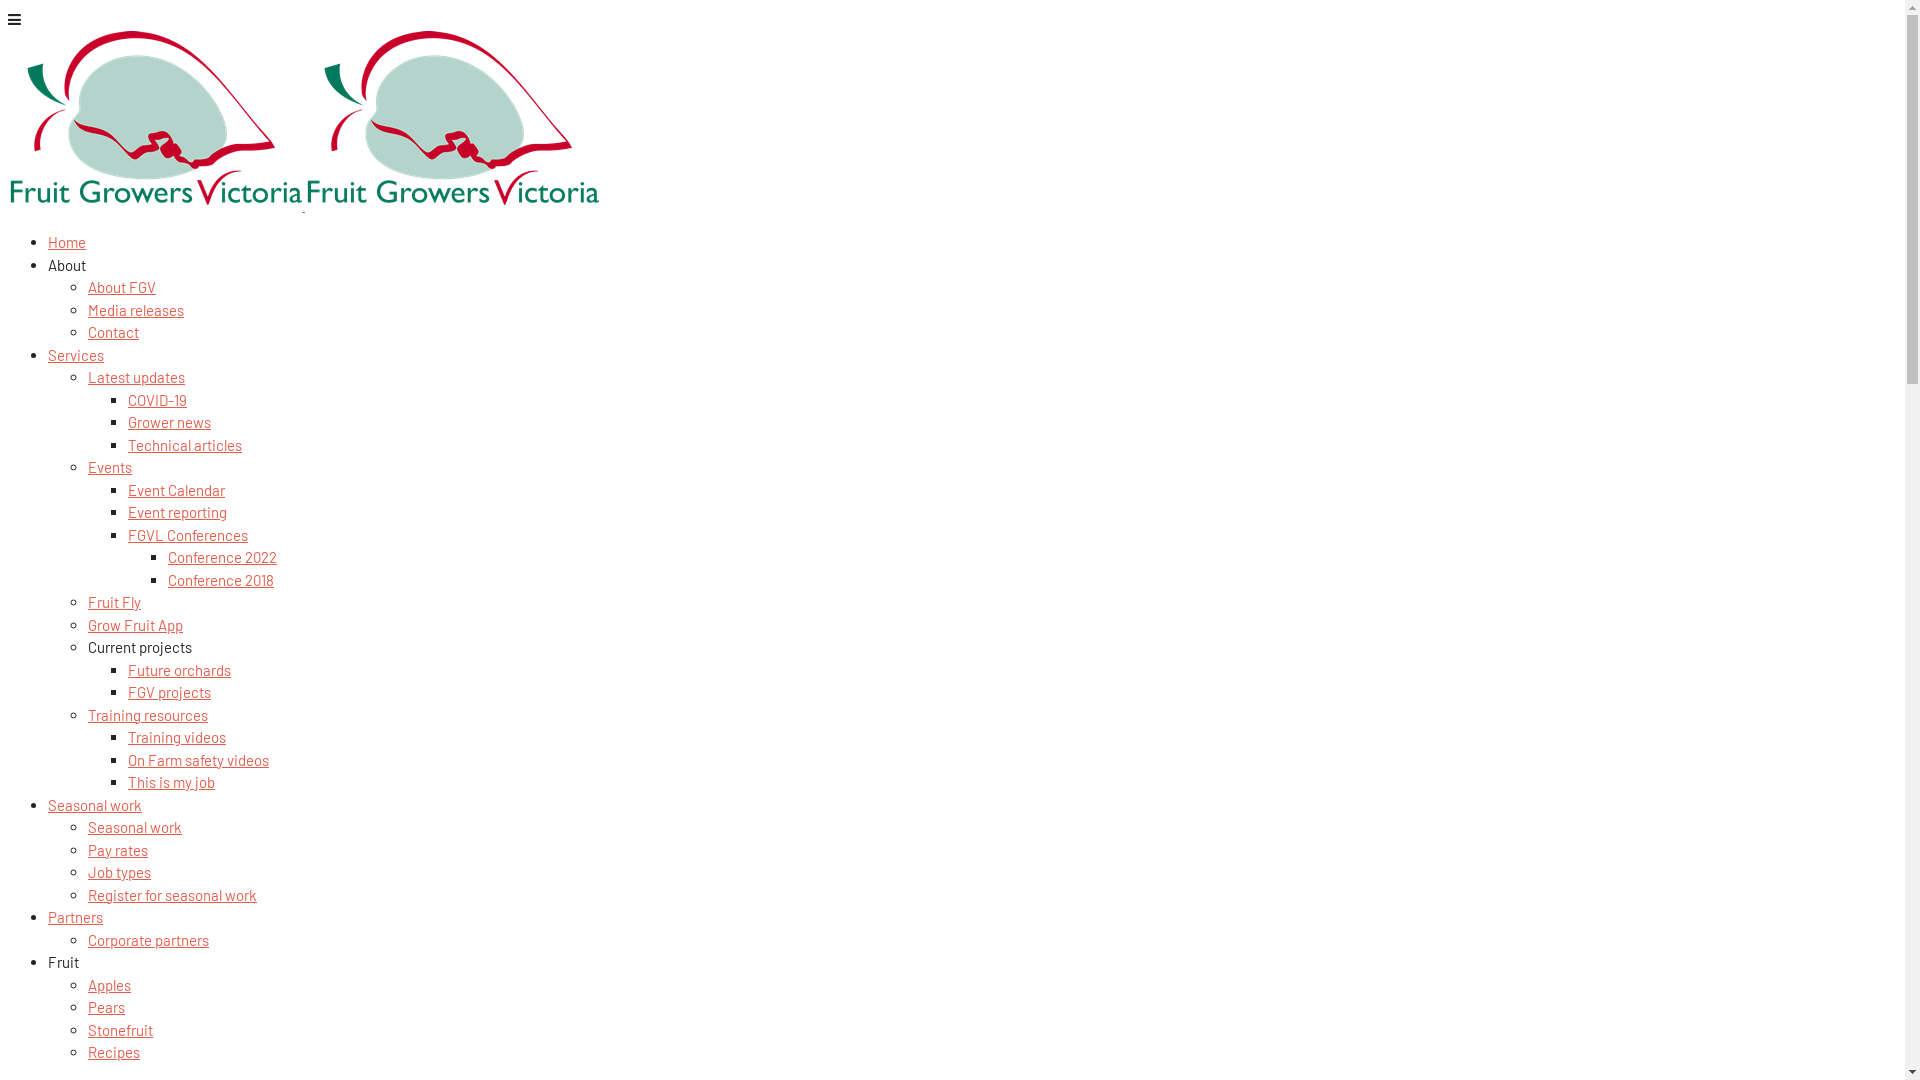 The image size is (1920, 1080). Describe the element at coordinates (86, 870) in the screenshot. I see `'Job types'` at that location.